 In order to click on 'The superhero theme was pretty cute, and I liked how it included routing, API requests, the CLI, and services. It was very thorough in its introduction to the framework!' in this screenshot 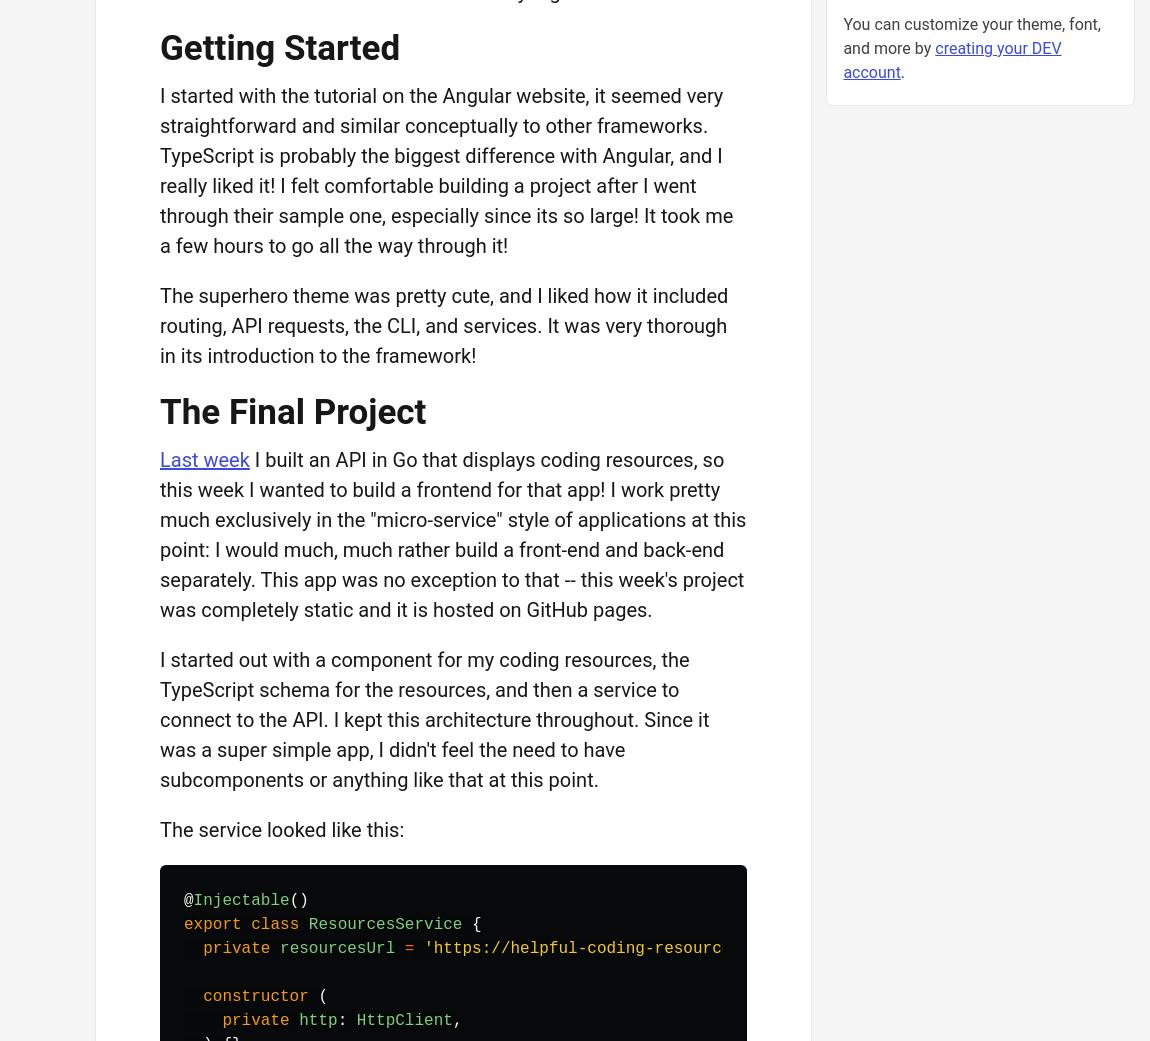, I will do `click(158, 326)`.